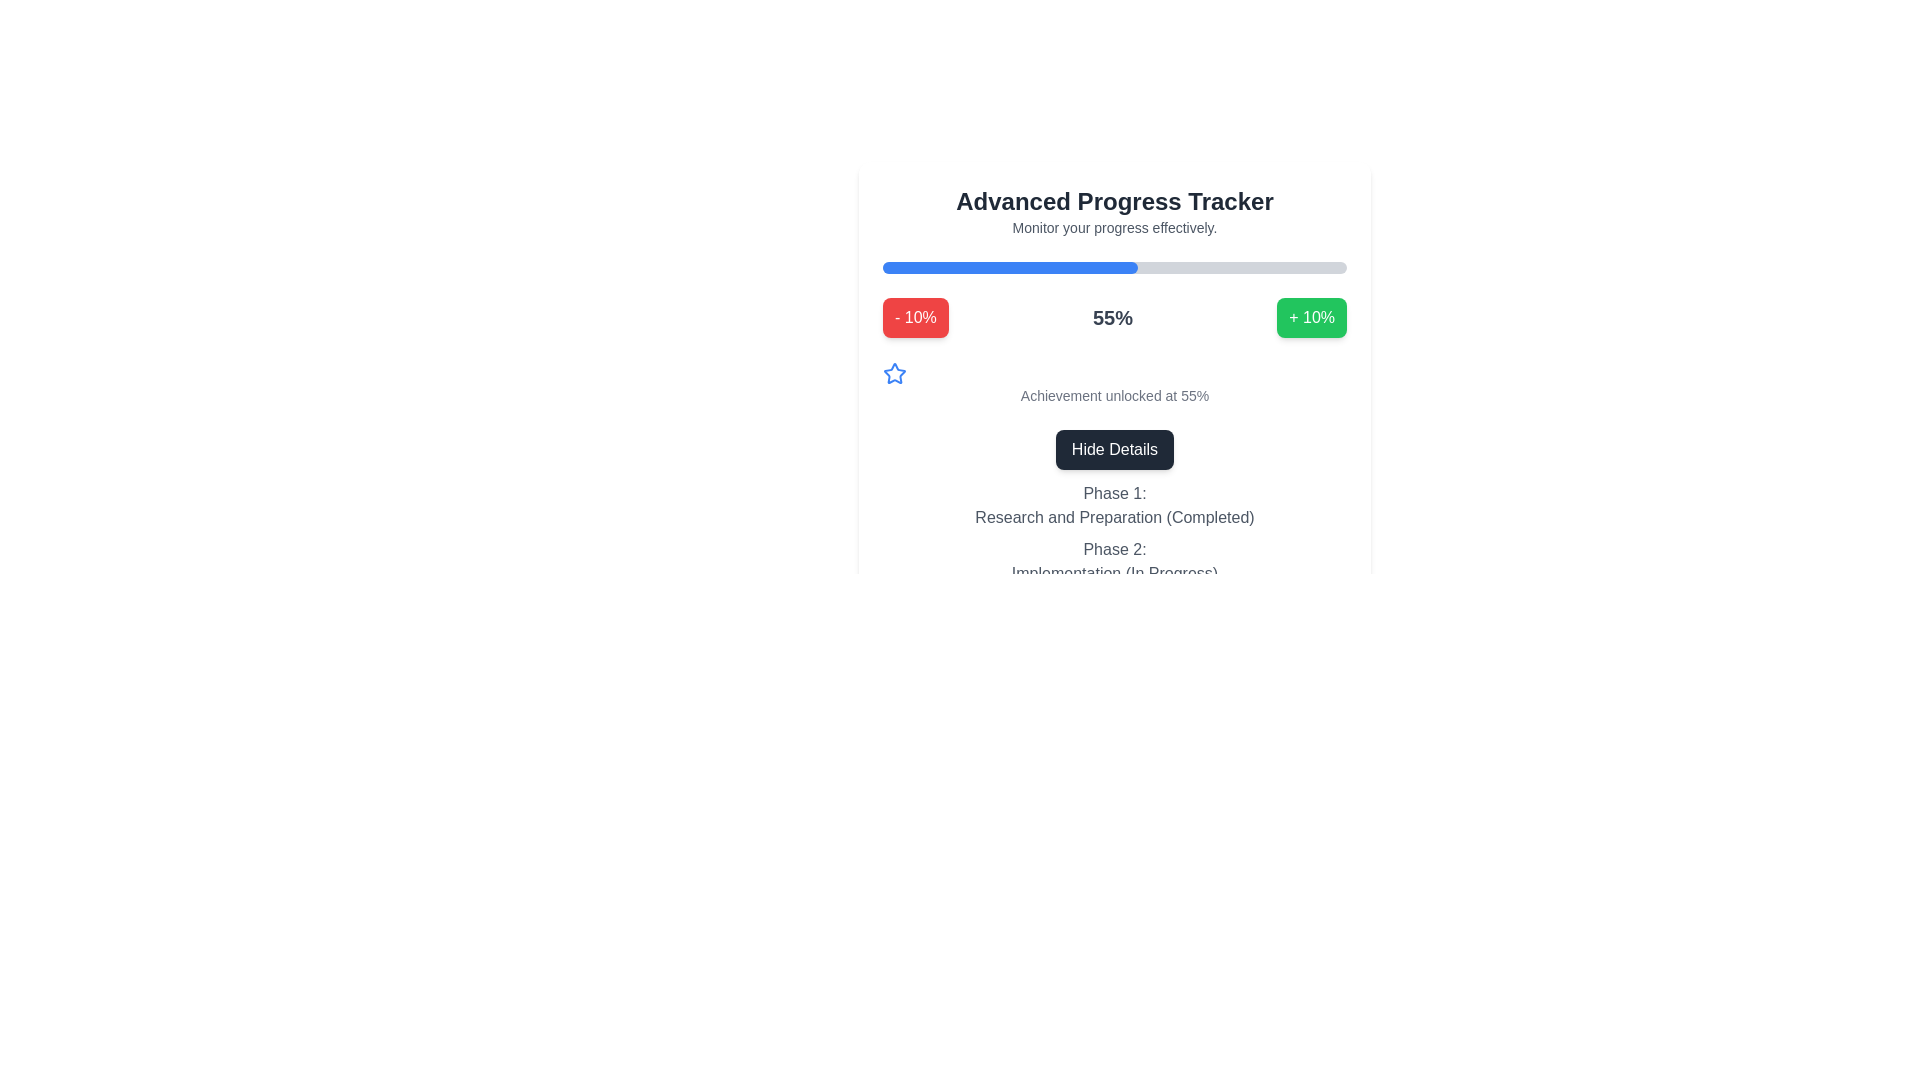 This screenshot has height=1080, width=1920. Describe the element at coordinates (1113, 384) in the screenshot. I see `the achievement milestone feedback label located beneath the '55%' progress indicator and above the 'Hide Details' button in the main progress tracker panel` at that location.